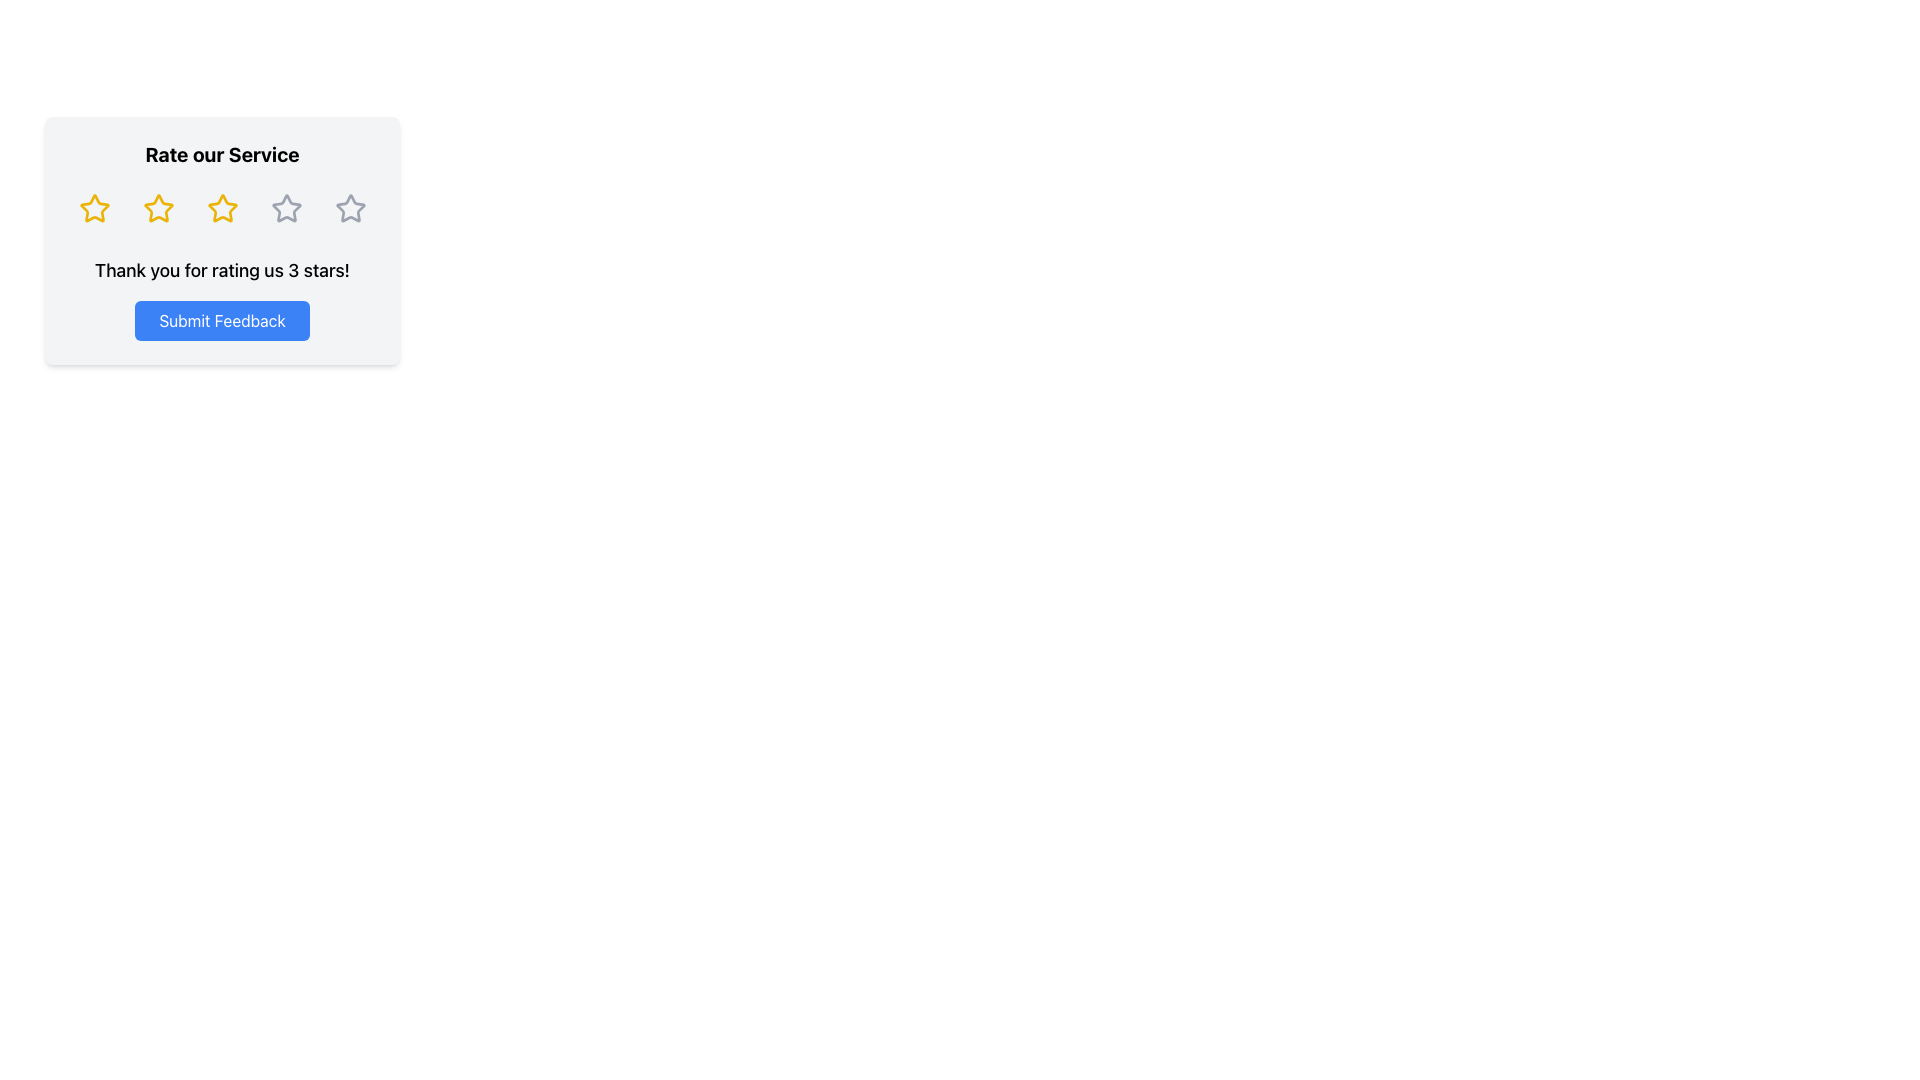  Describe the element at coordinates (93, 208) in the screenshot. I see `the first star in the star-rating component` at that location.